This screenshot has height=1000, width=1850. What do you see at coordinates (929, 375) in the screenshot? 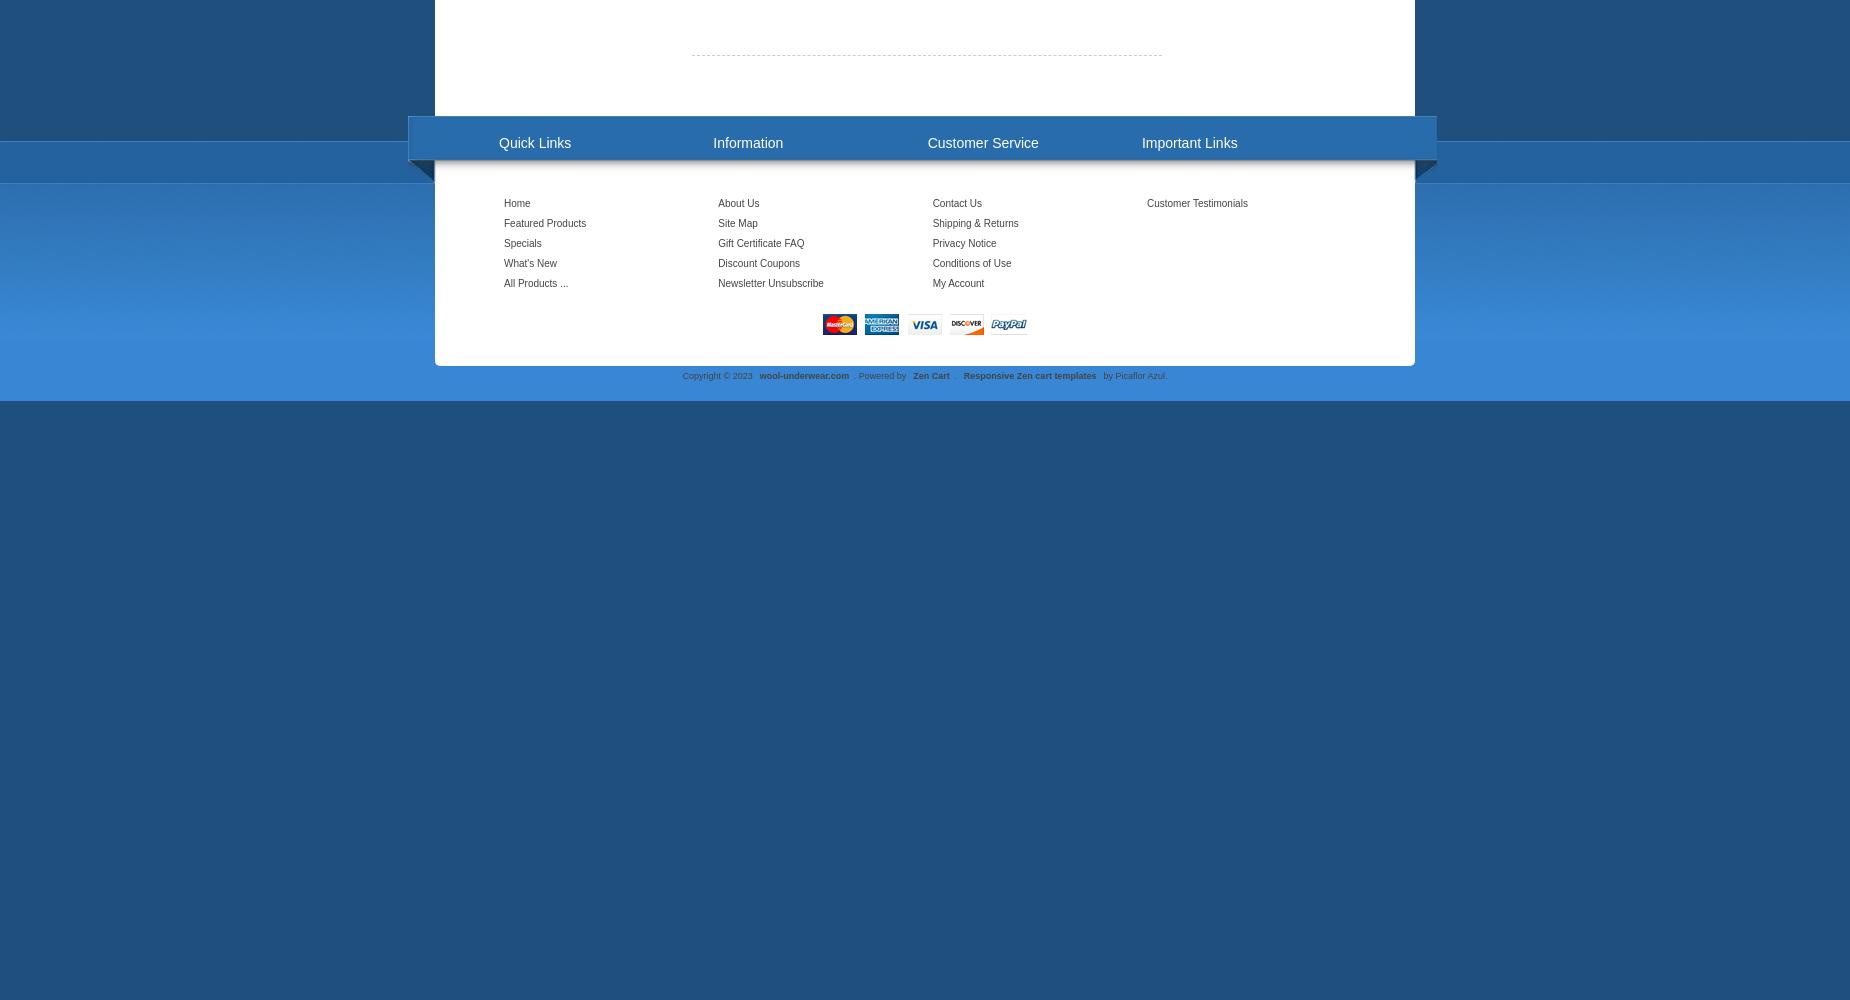
I see `'Zen Cart'` at bounding box center [929, 375].